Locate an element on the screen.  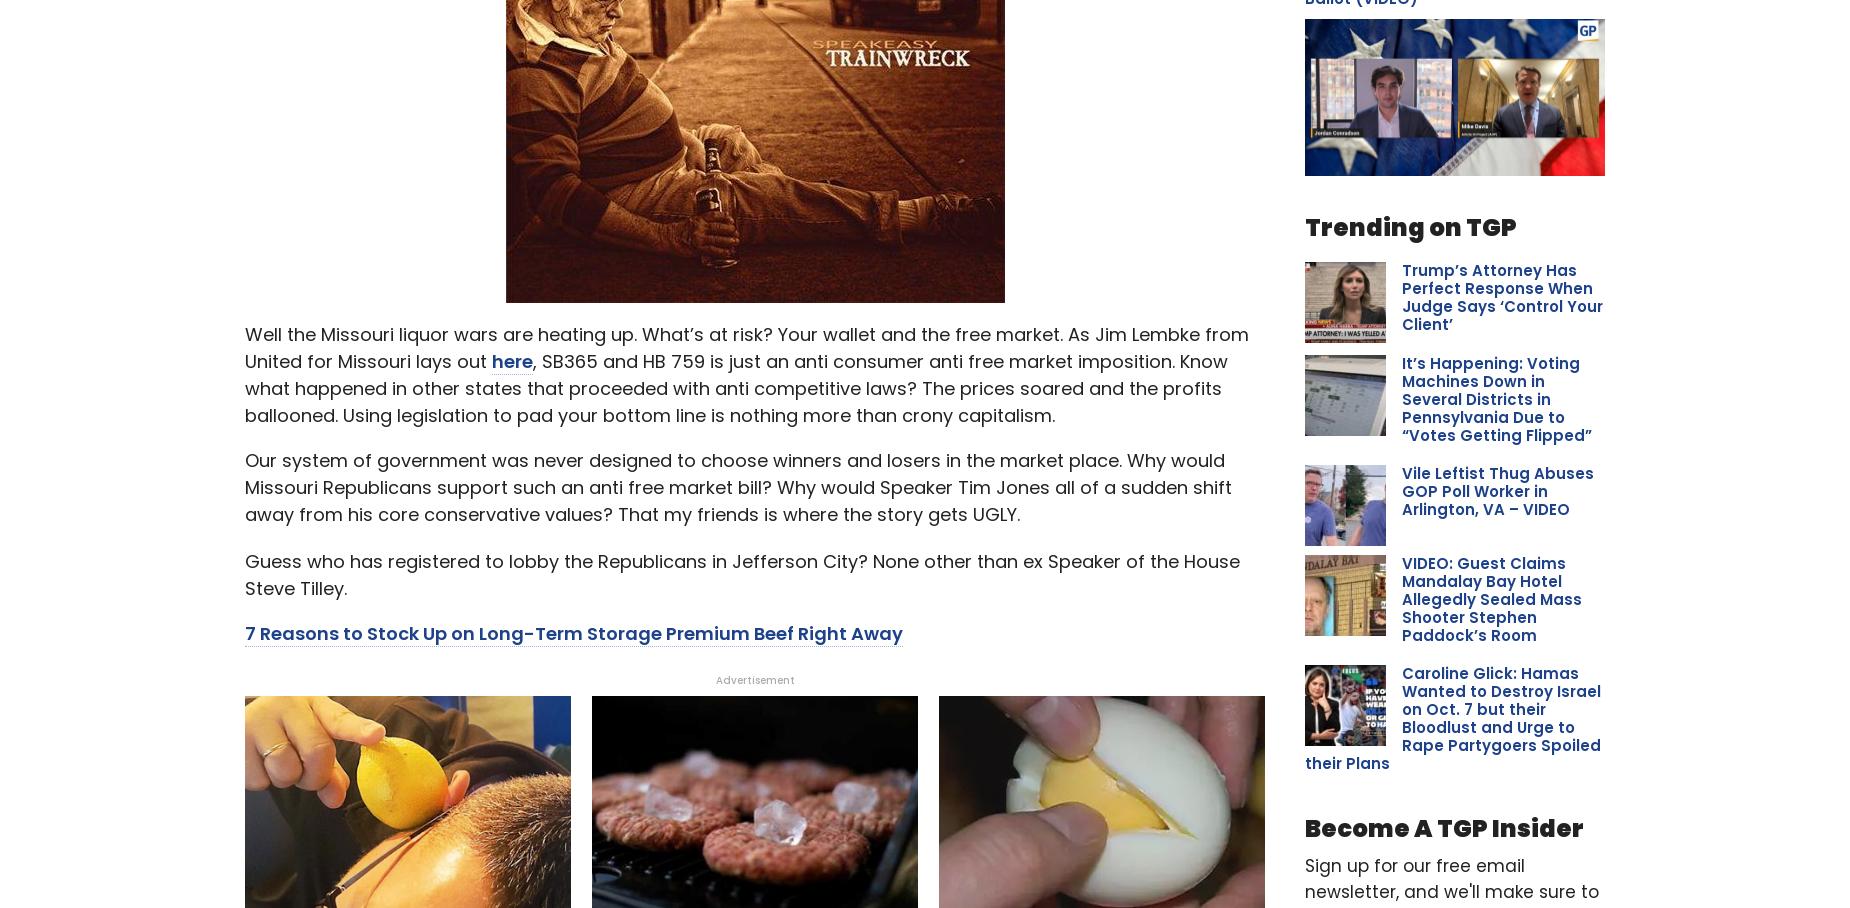
'Jim Hoft is the founder and editor of The Gateway Pundit, one of the top conservative news outlets in America. Jim was awarded the Reed Irvine Accuracy in Media Award in 2013 and is the proud recipient of the Breitbart Award for Excellence in Online Journalism from the Americans for Prosperity Foundation in May 2016. In 2023, The Gateway Pundit received the Most Trusted Print Media Award at the American Liberty Awards.' is located at coordinates (744, 109).